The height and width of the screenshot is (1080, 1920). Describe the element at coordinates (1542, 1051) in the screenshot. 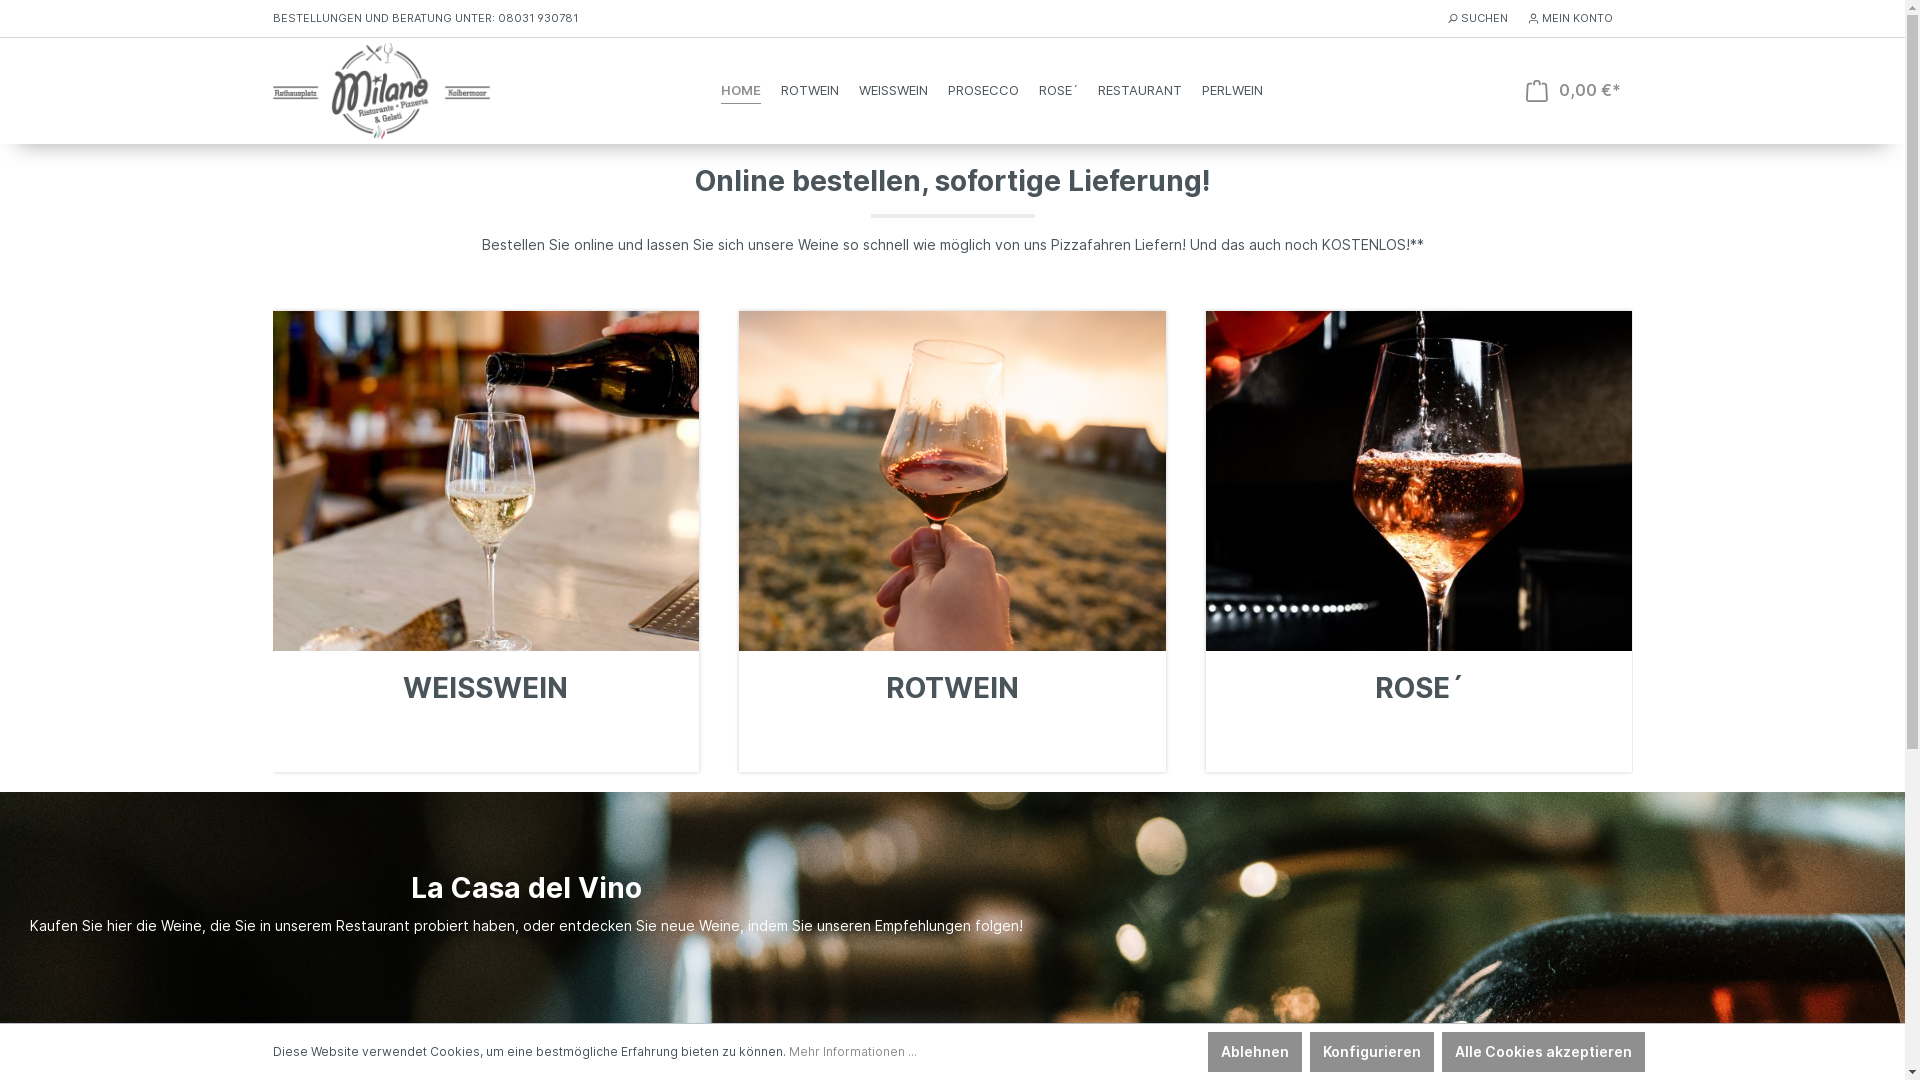

I see `'Alle Cookies akzeptieren'` at that location.